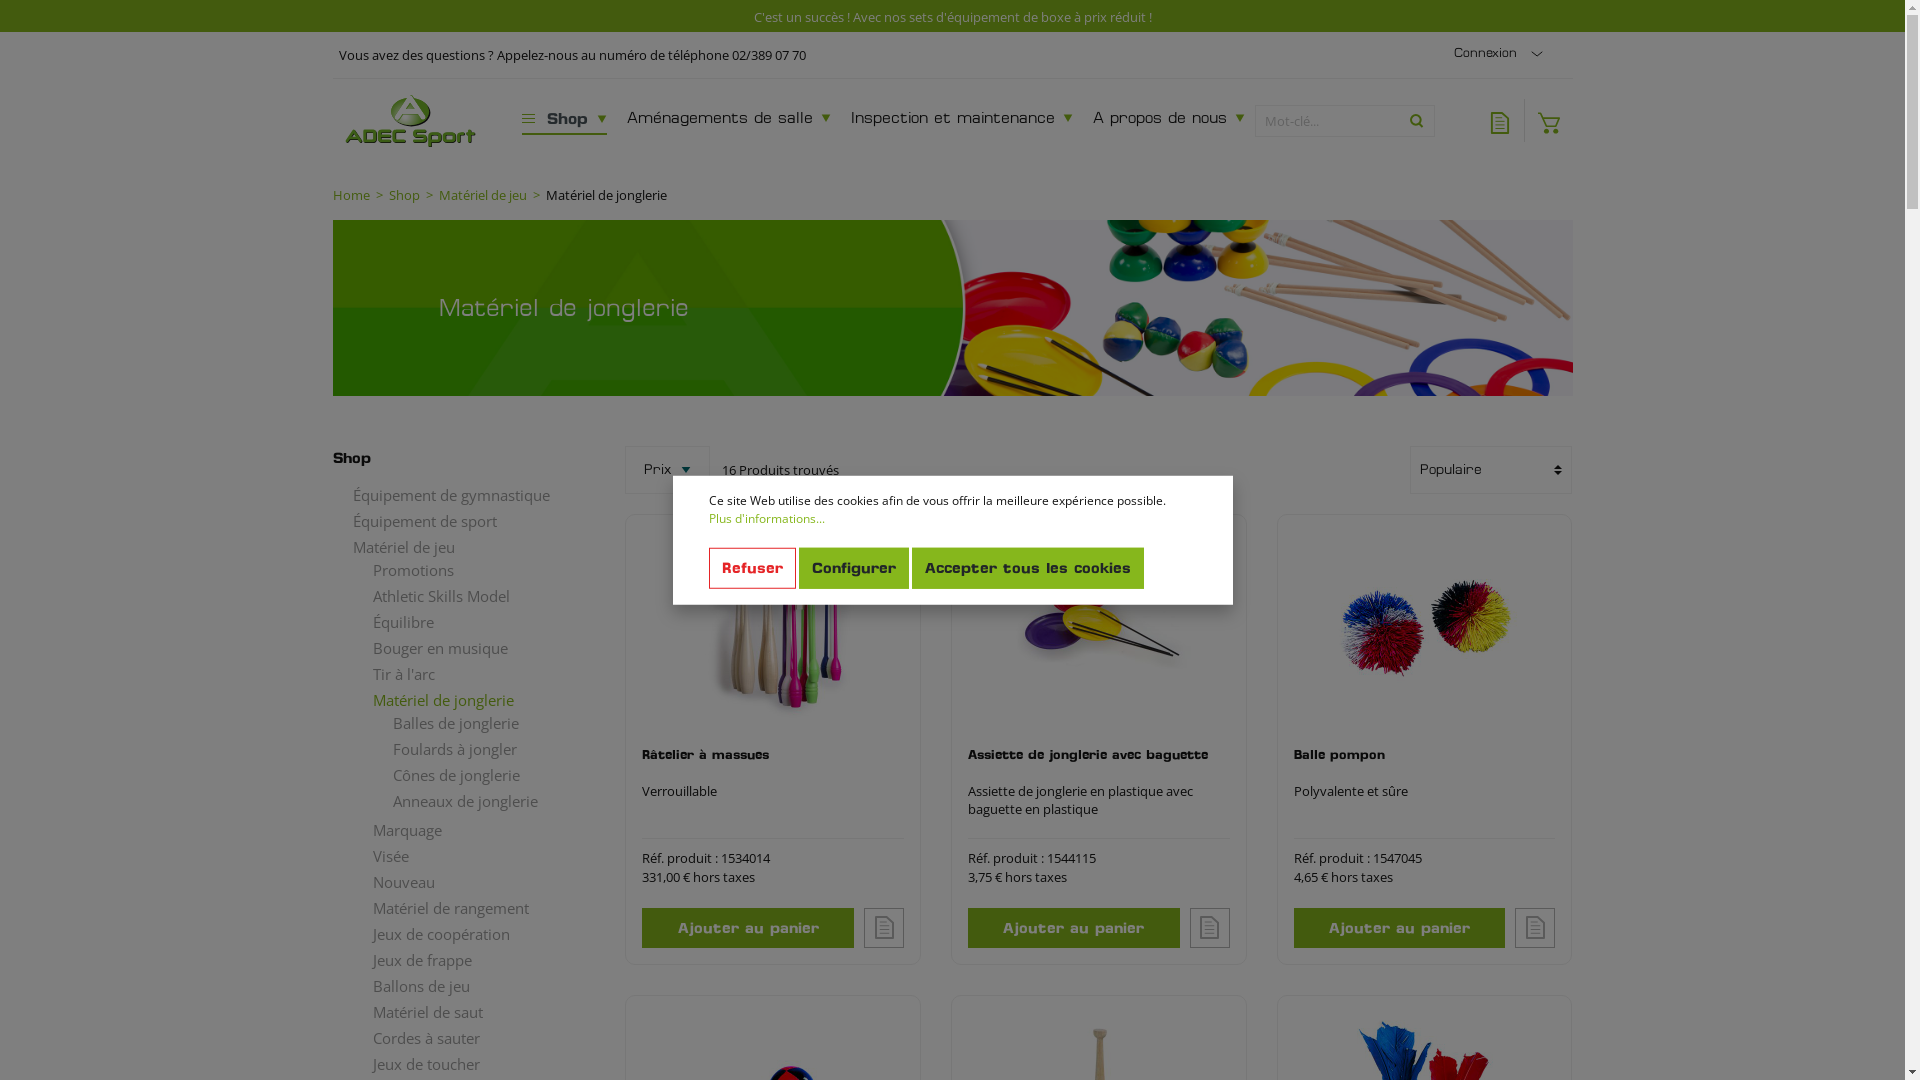 The width and height of the screenshot is (1920, 1080). What do you see at coordinates (467, 881) in the screenshot?
I see `'Nouveau'` at bounding box center [467, 881].